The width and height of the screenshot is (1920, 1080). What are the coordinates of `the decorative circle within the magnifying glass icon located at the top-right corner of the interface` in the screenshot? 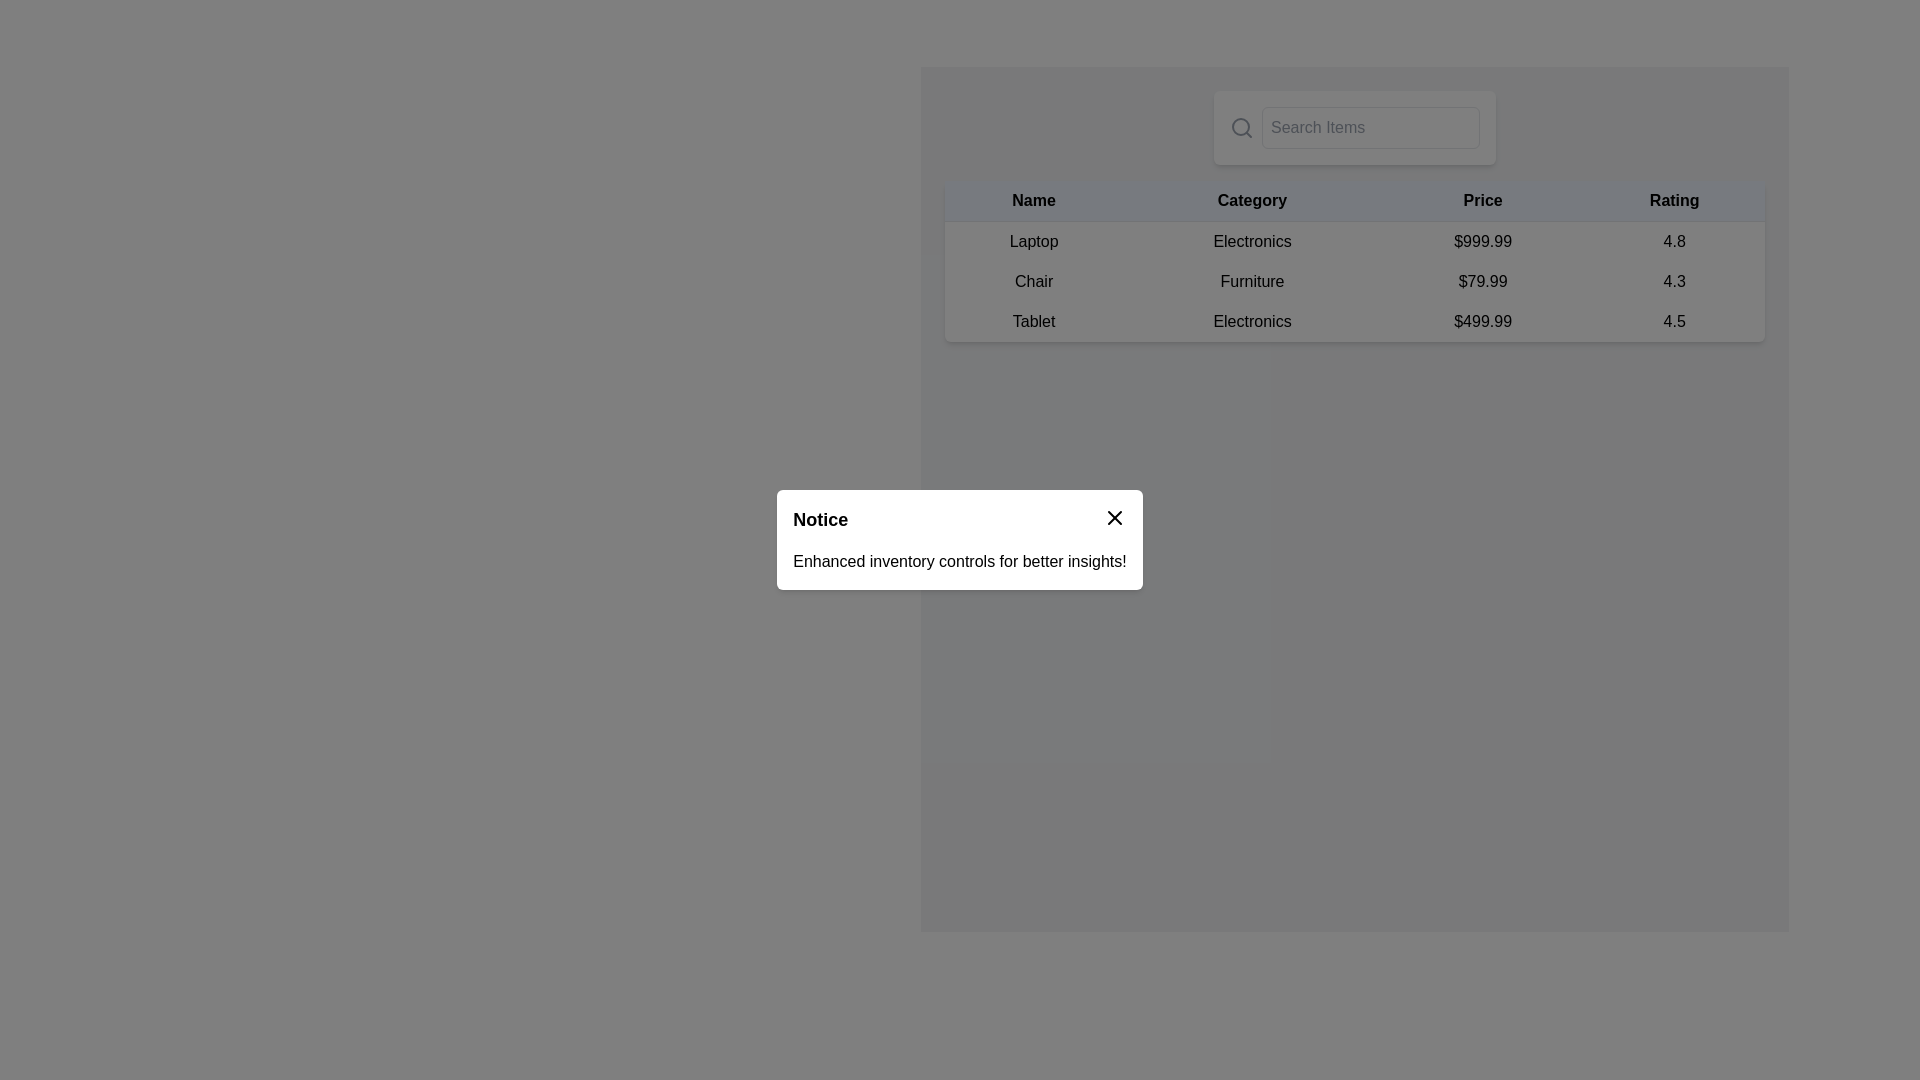 It's located at (1240, 127).